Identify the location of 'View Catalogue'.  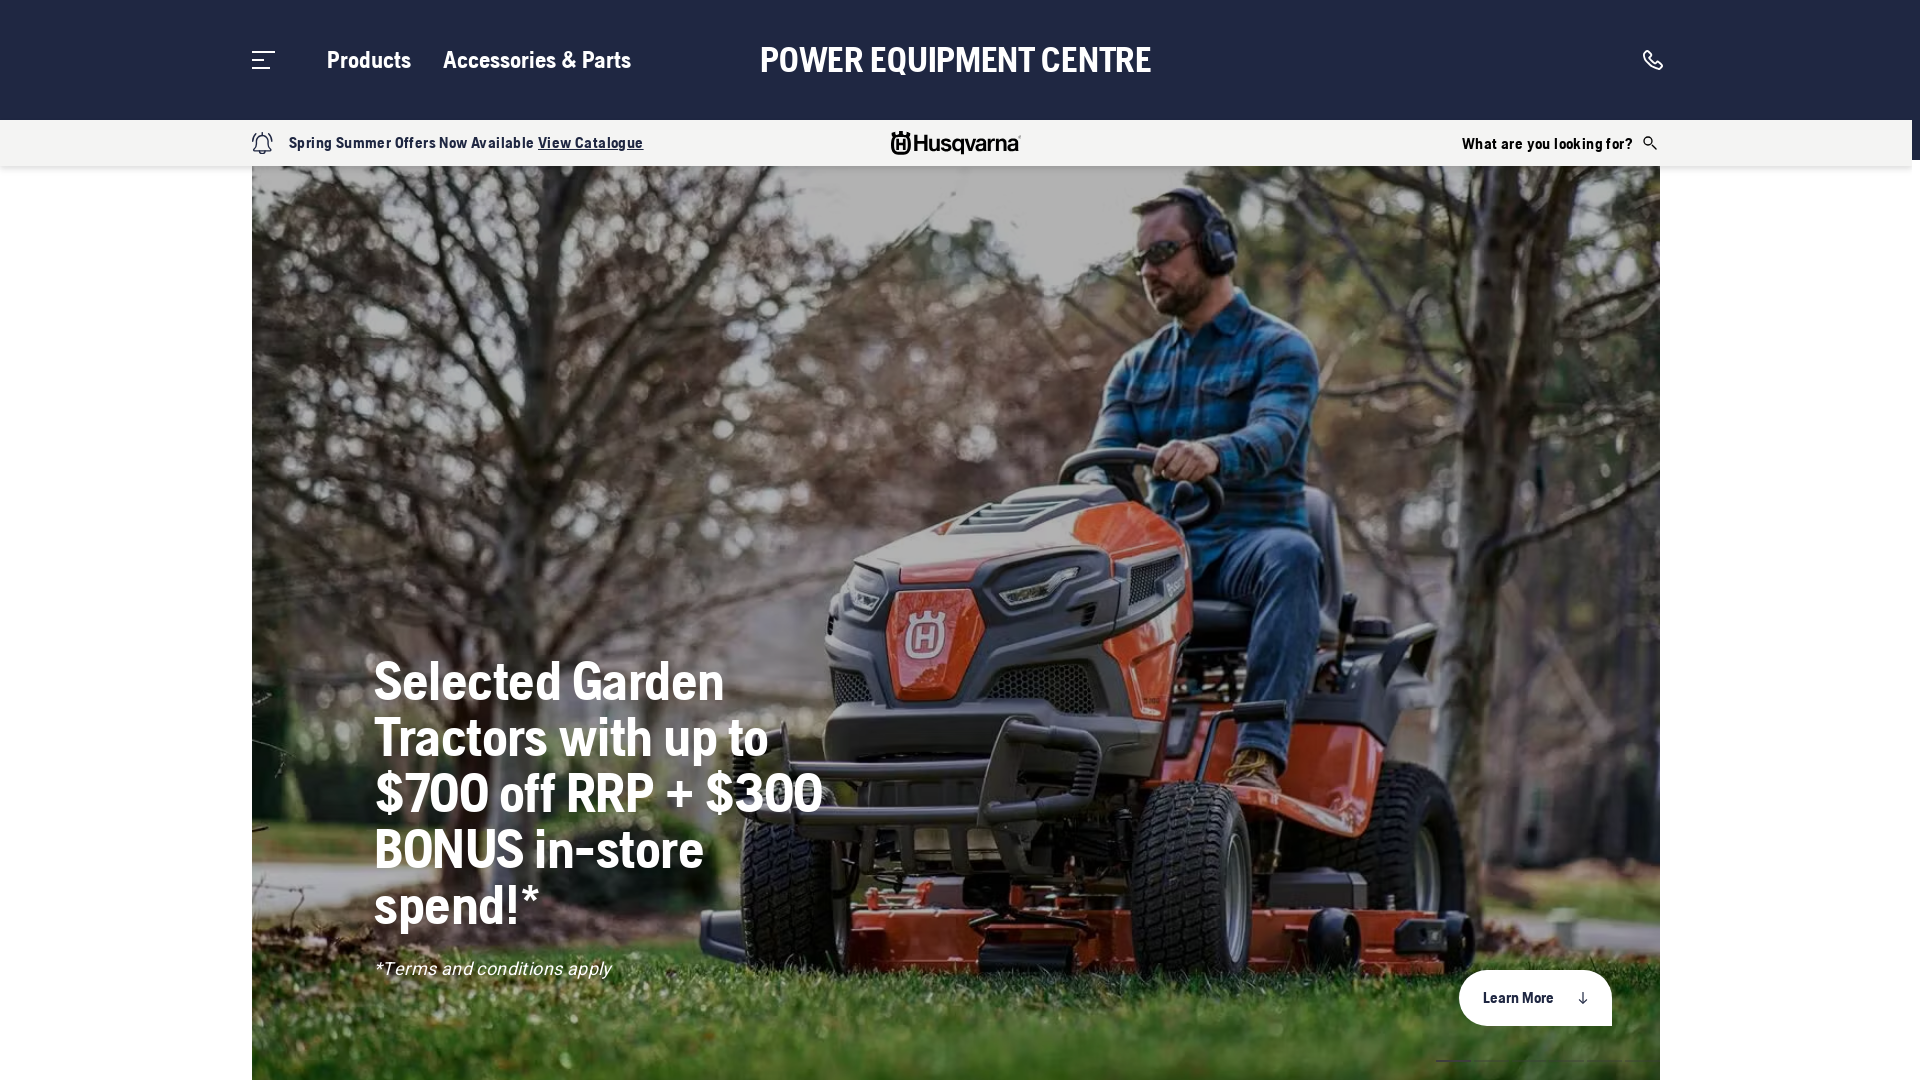
(589, 141).